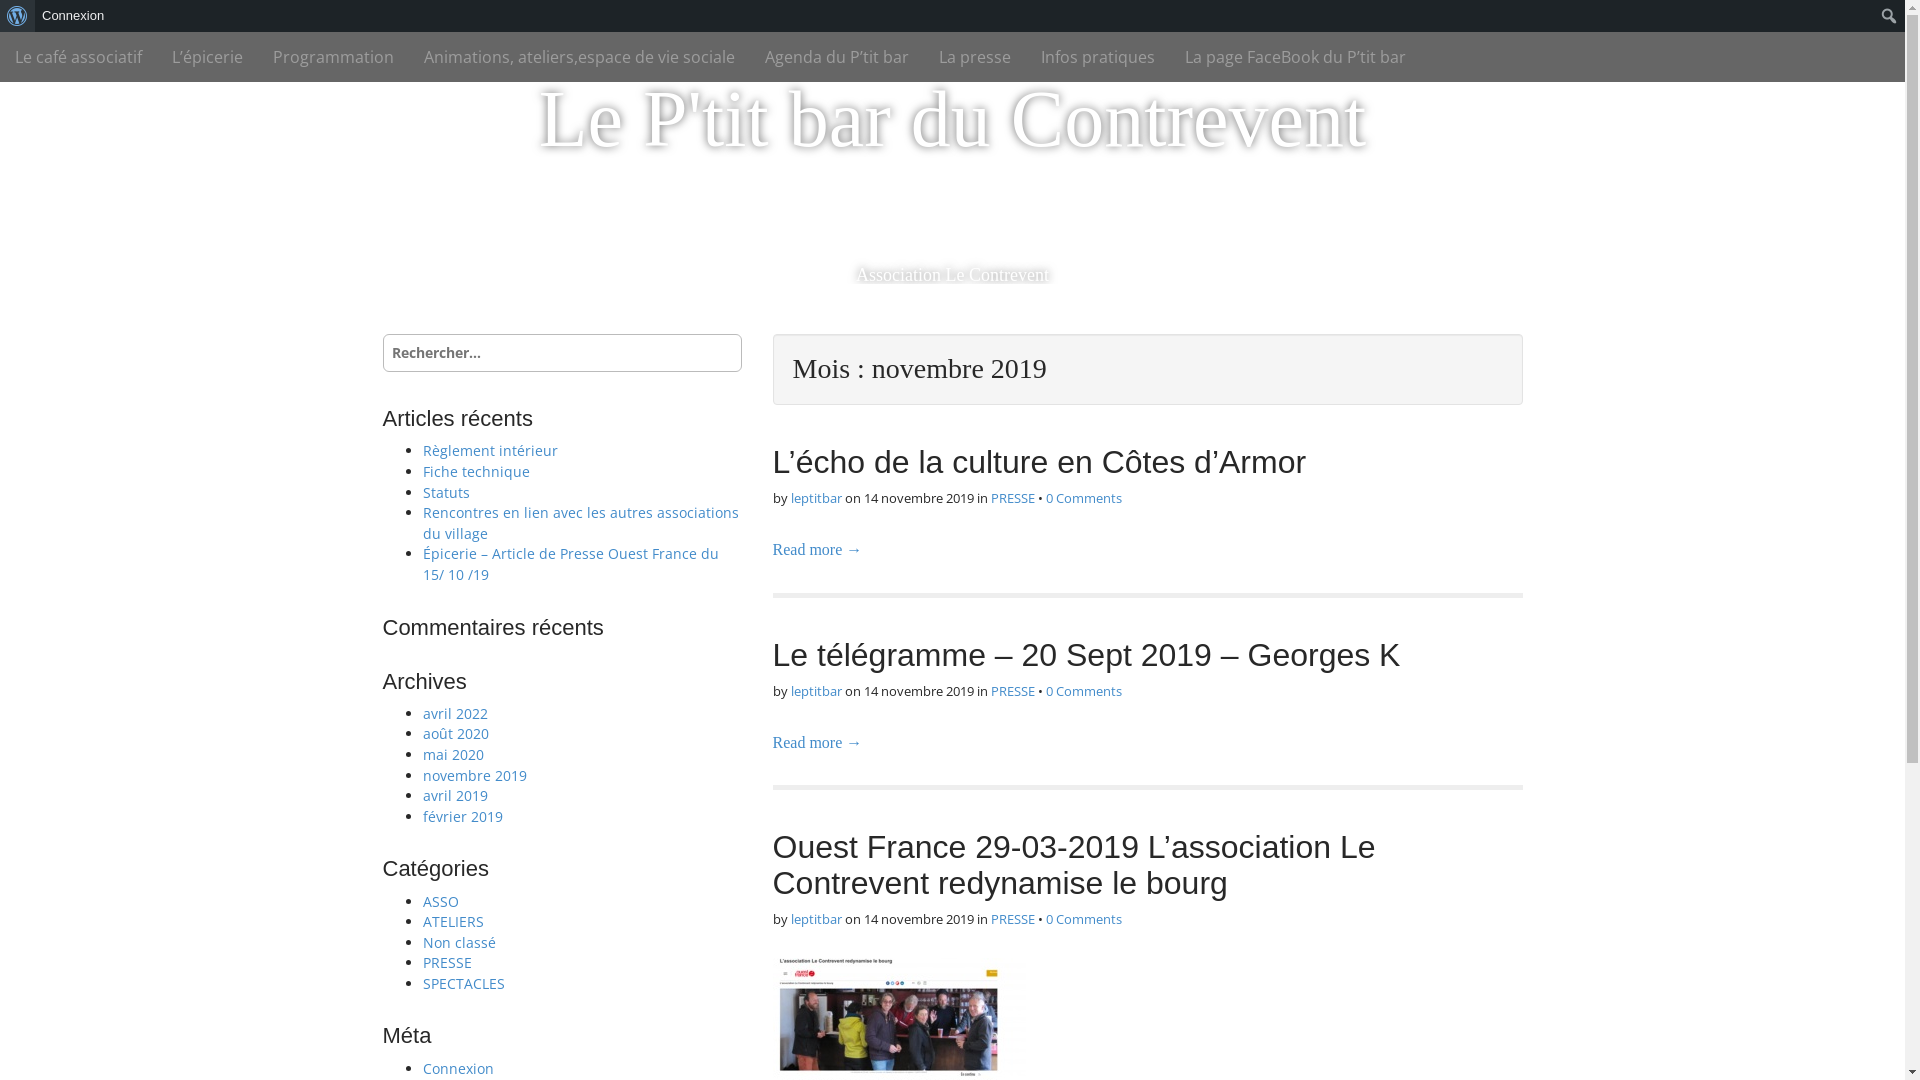 The height and width of the screenshot is (1080, 1920). What do you see at coordinates (864, 496) in the screenshot?
I see `'14 novembre 2019'` at bounding box center [864, 496].